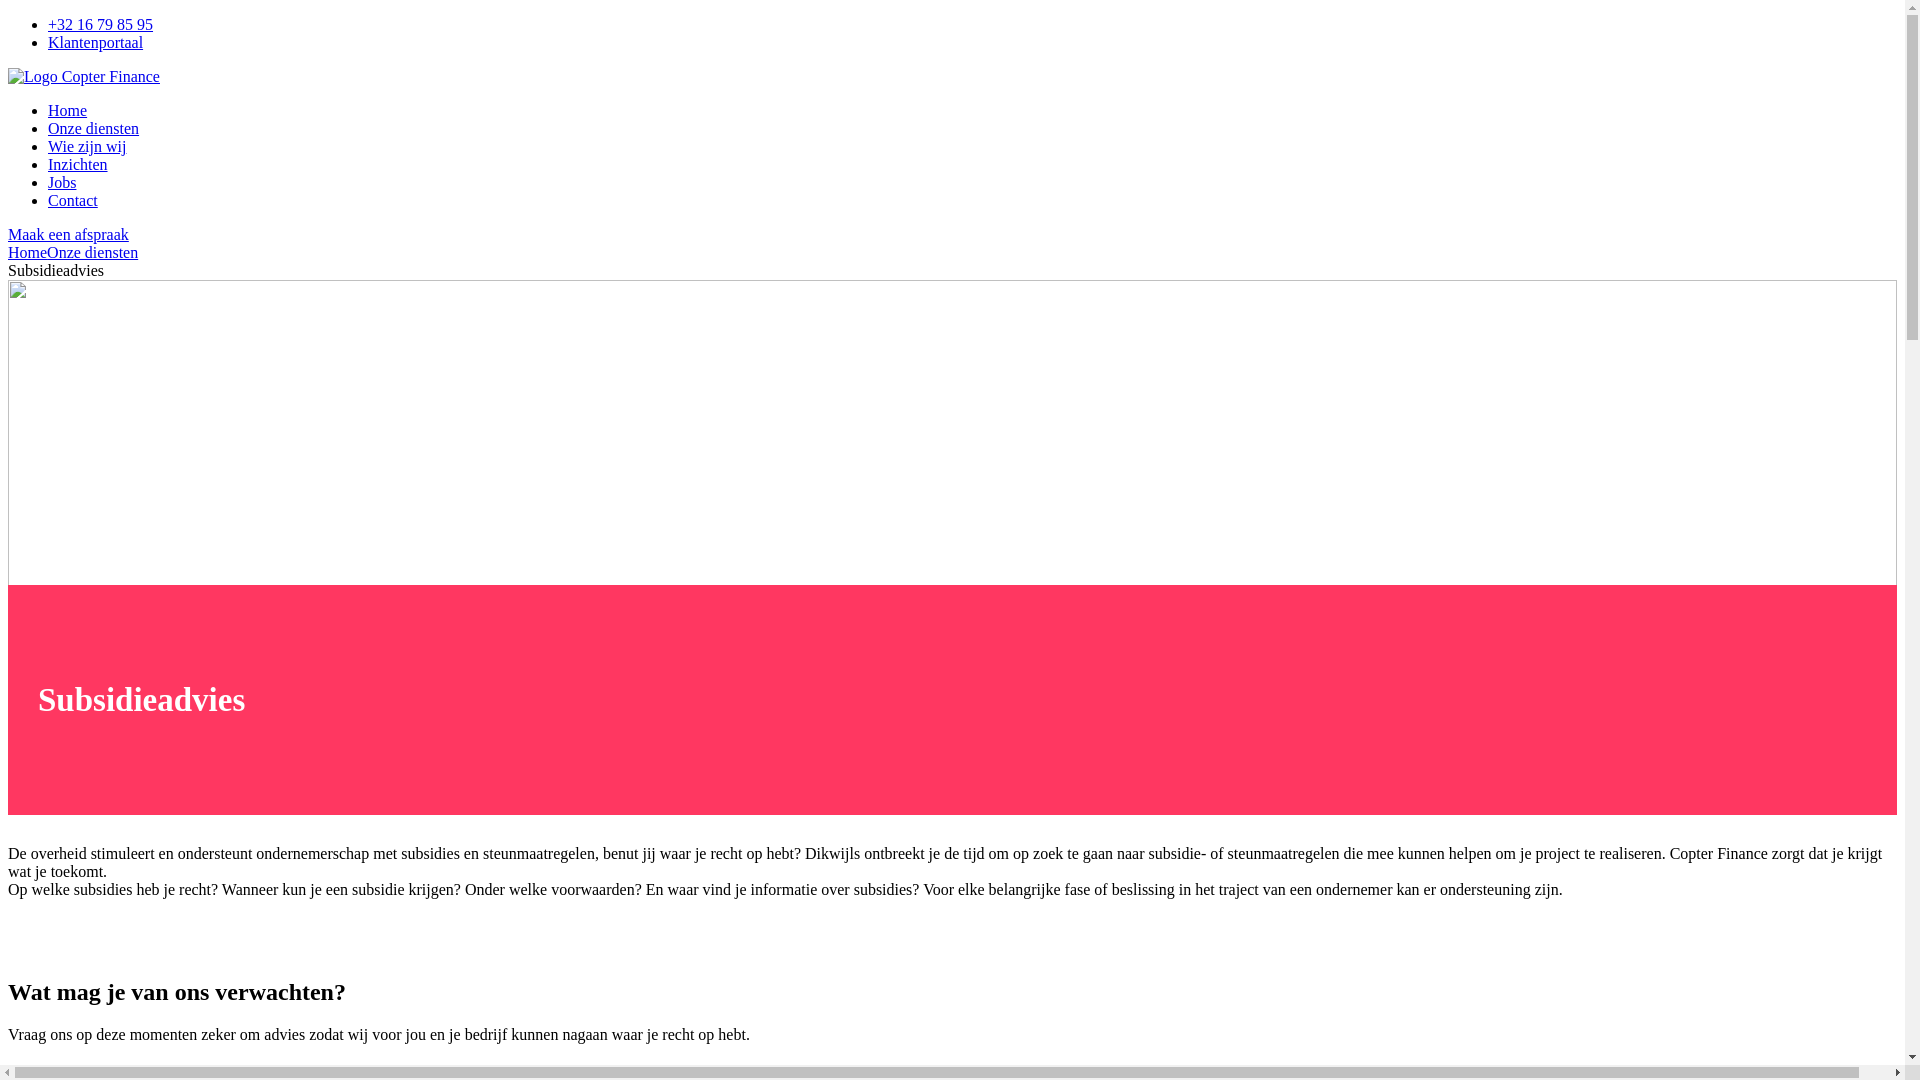 The height and width of the screenshot is (1080, 1920). I want to click on 'Home', so click(67, 110).